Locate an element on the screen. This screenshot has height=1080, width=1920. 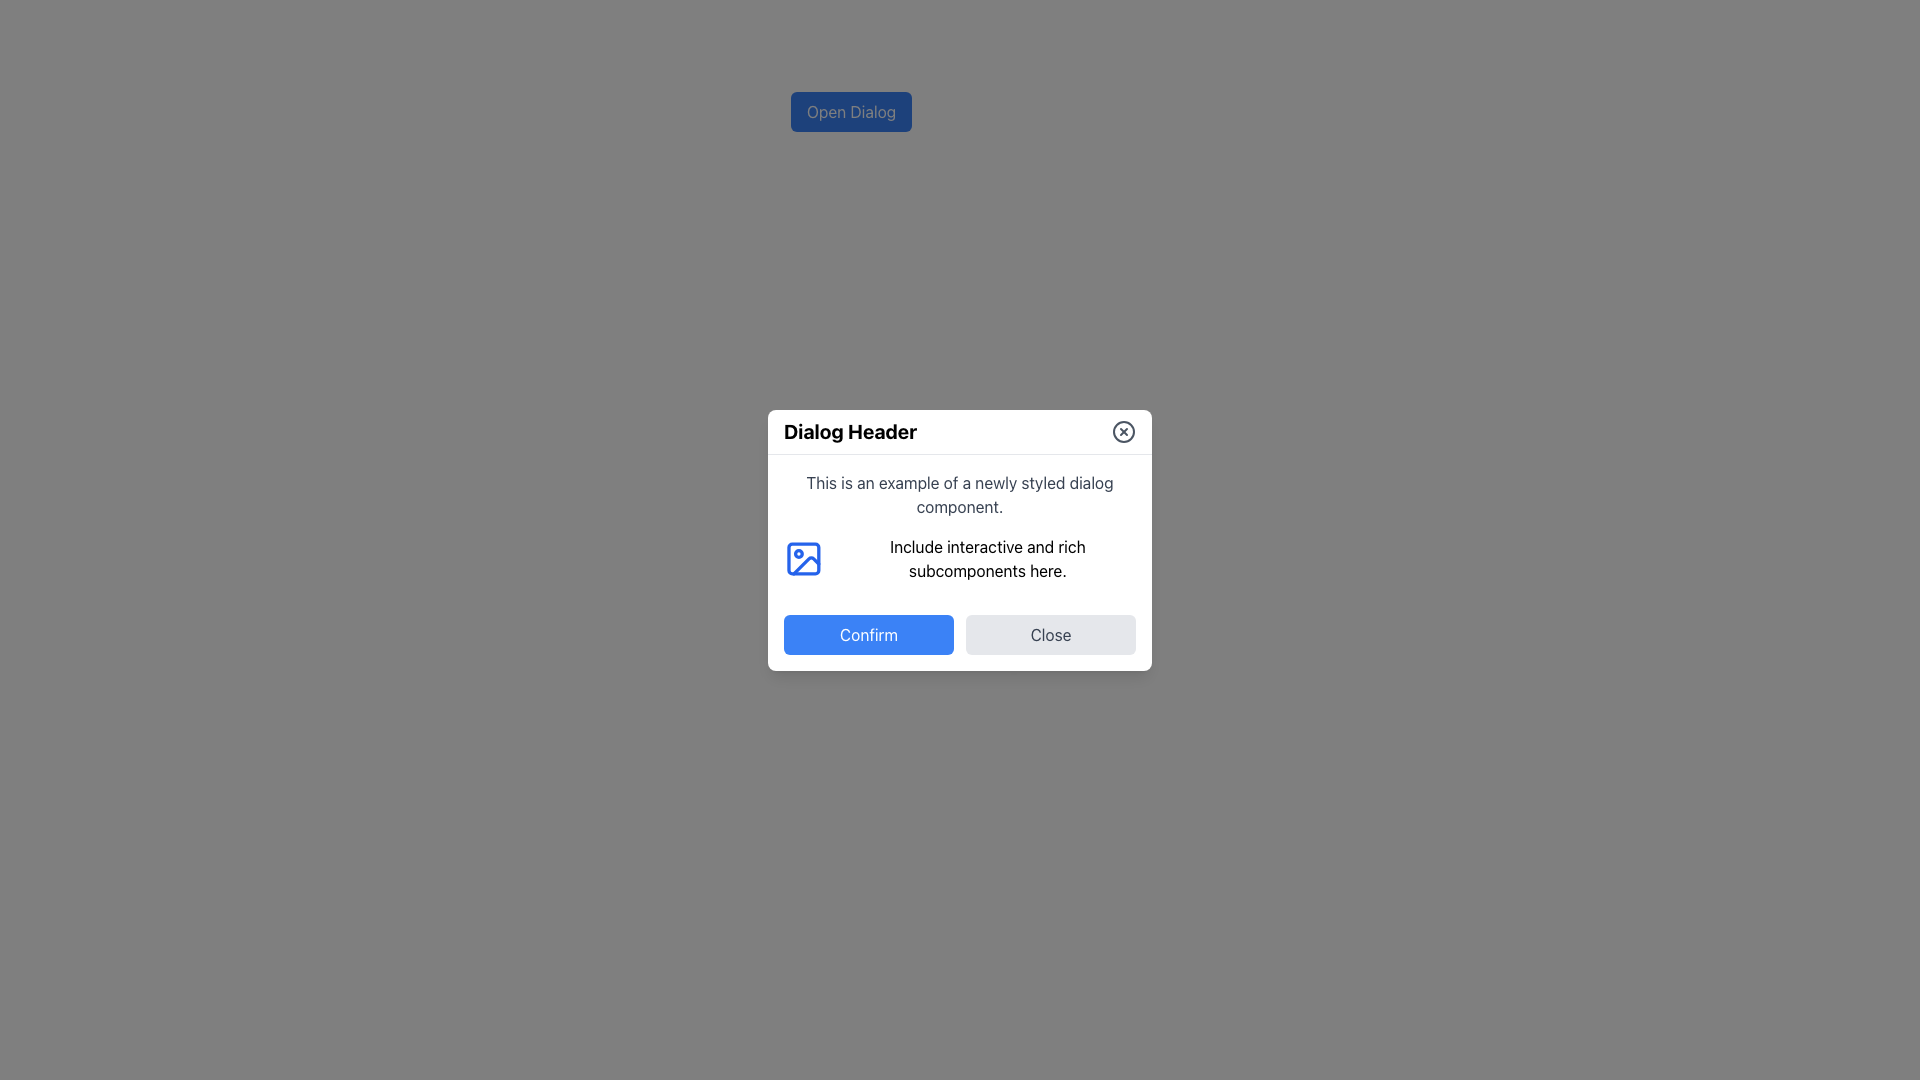
text from the Text Display that shows 'This is an example of a newly styled dialog component.' is located at coordinates (960, 494).